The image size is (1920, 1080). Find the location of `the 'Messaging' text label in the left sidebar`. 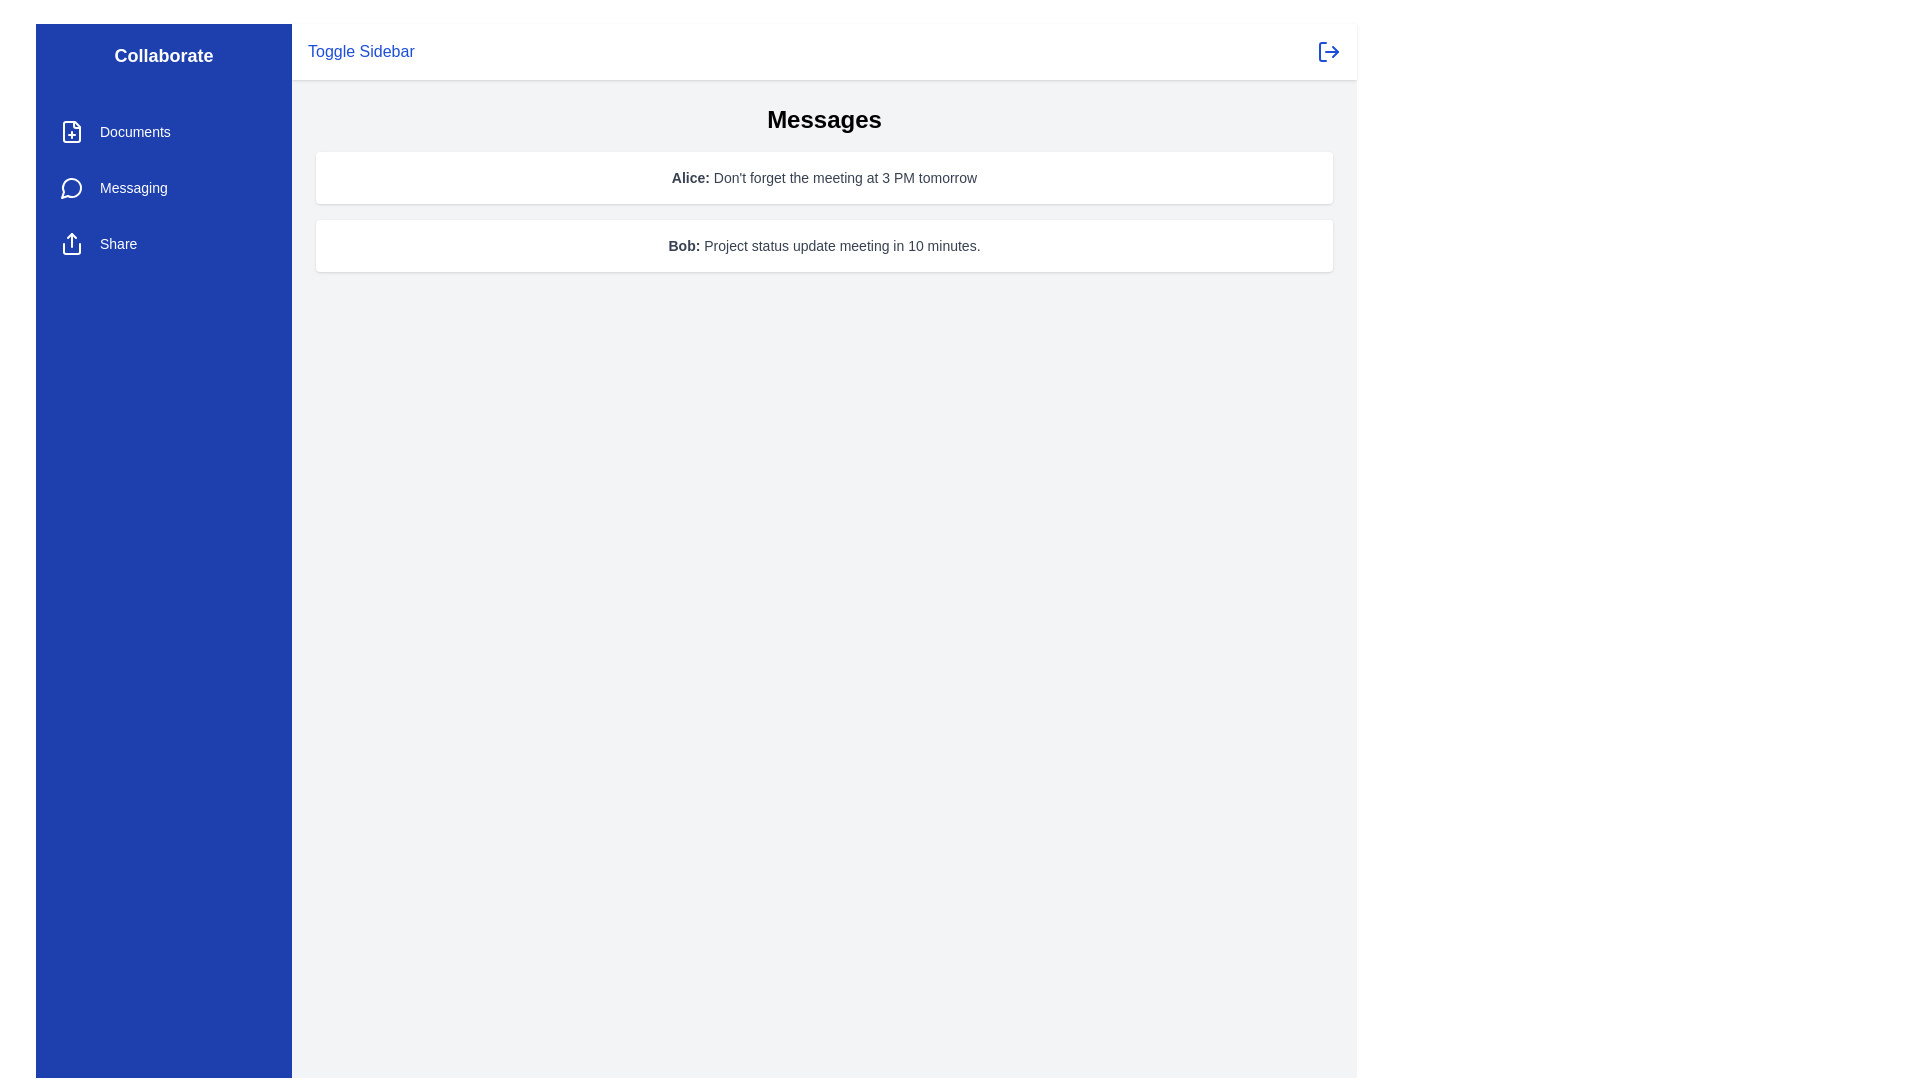

the 'Messaging' text label in the left sidebar is located at coordinates (132, 188).